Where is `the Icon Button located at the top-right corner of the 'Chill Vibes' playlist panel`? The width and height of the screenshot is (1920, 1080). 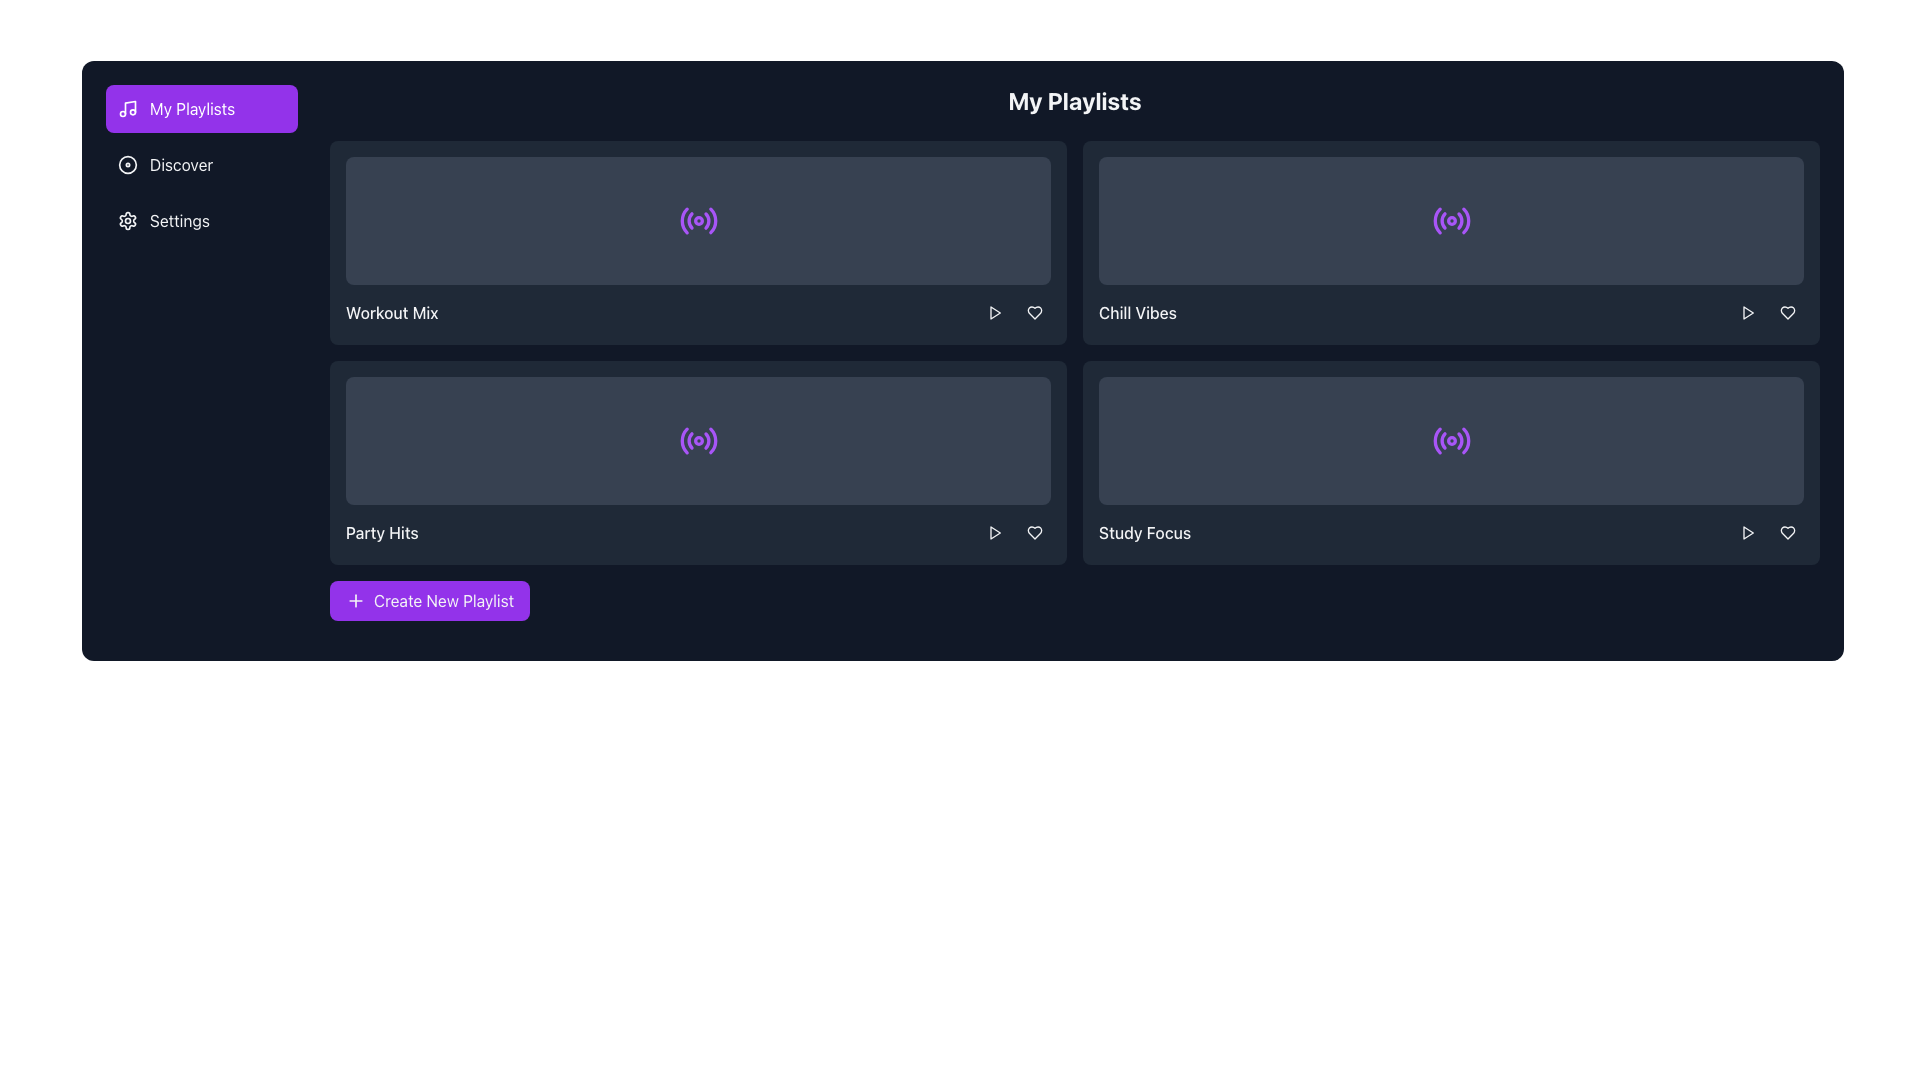
the Icon Button located at the top-right corner of the 'Chill Vibes' playlist panel is located at coordinates (1747, 312).